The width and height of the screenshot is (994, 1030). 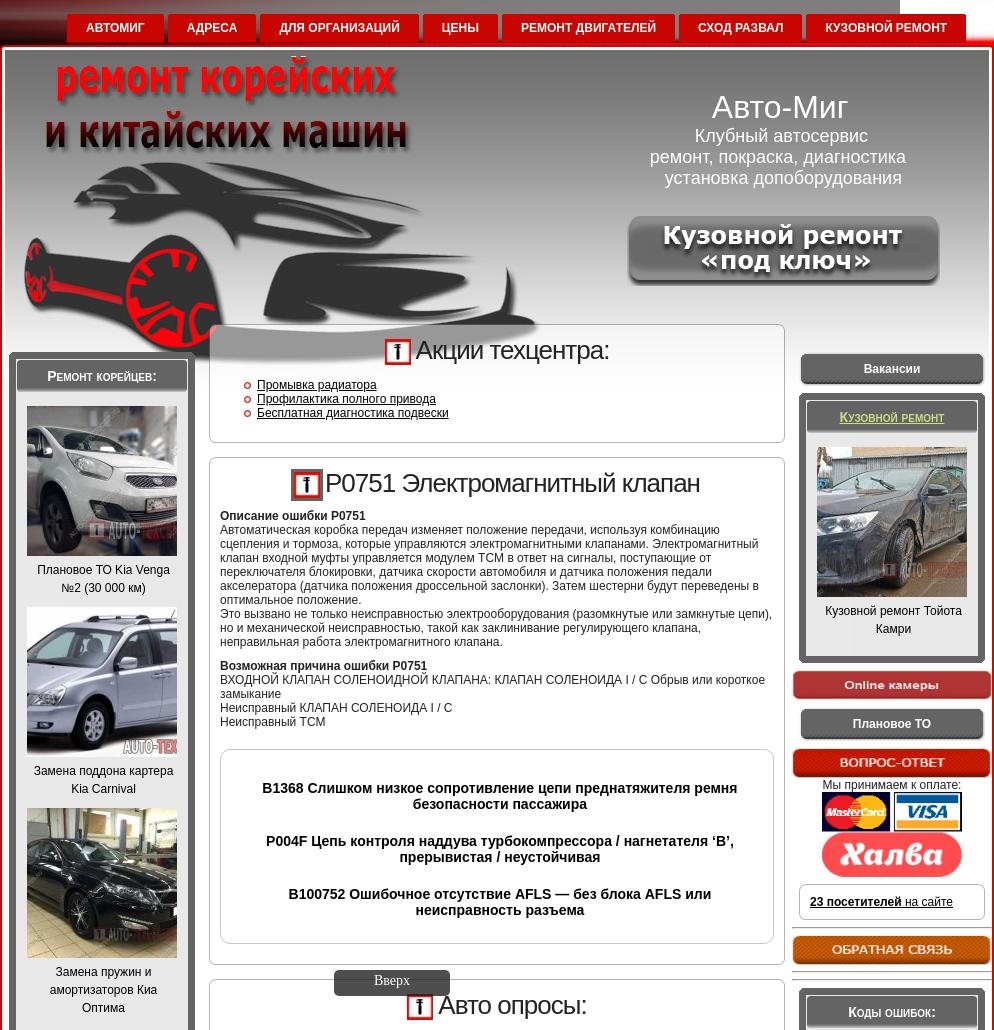 What do you see at coordinates (491, 687) in the screenshot?
I see `'ВХОДНОЙ КЛАПАН СОЛЕНОИДНОЙ КЛАПАНА: КЛАПАН СОЛЕНОИДА I / C Обрыв или короткое замыкание'` at bounding box center [491, 687].